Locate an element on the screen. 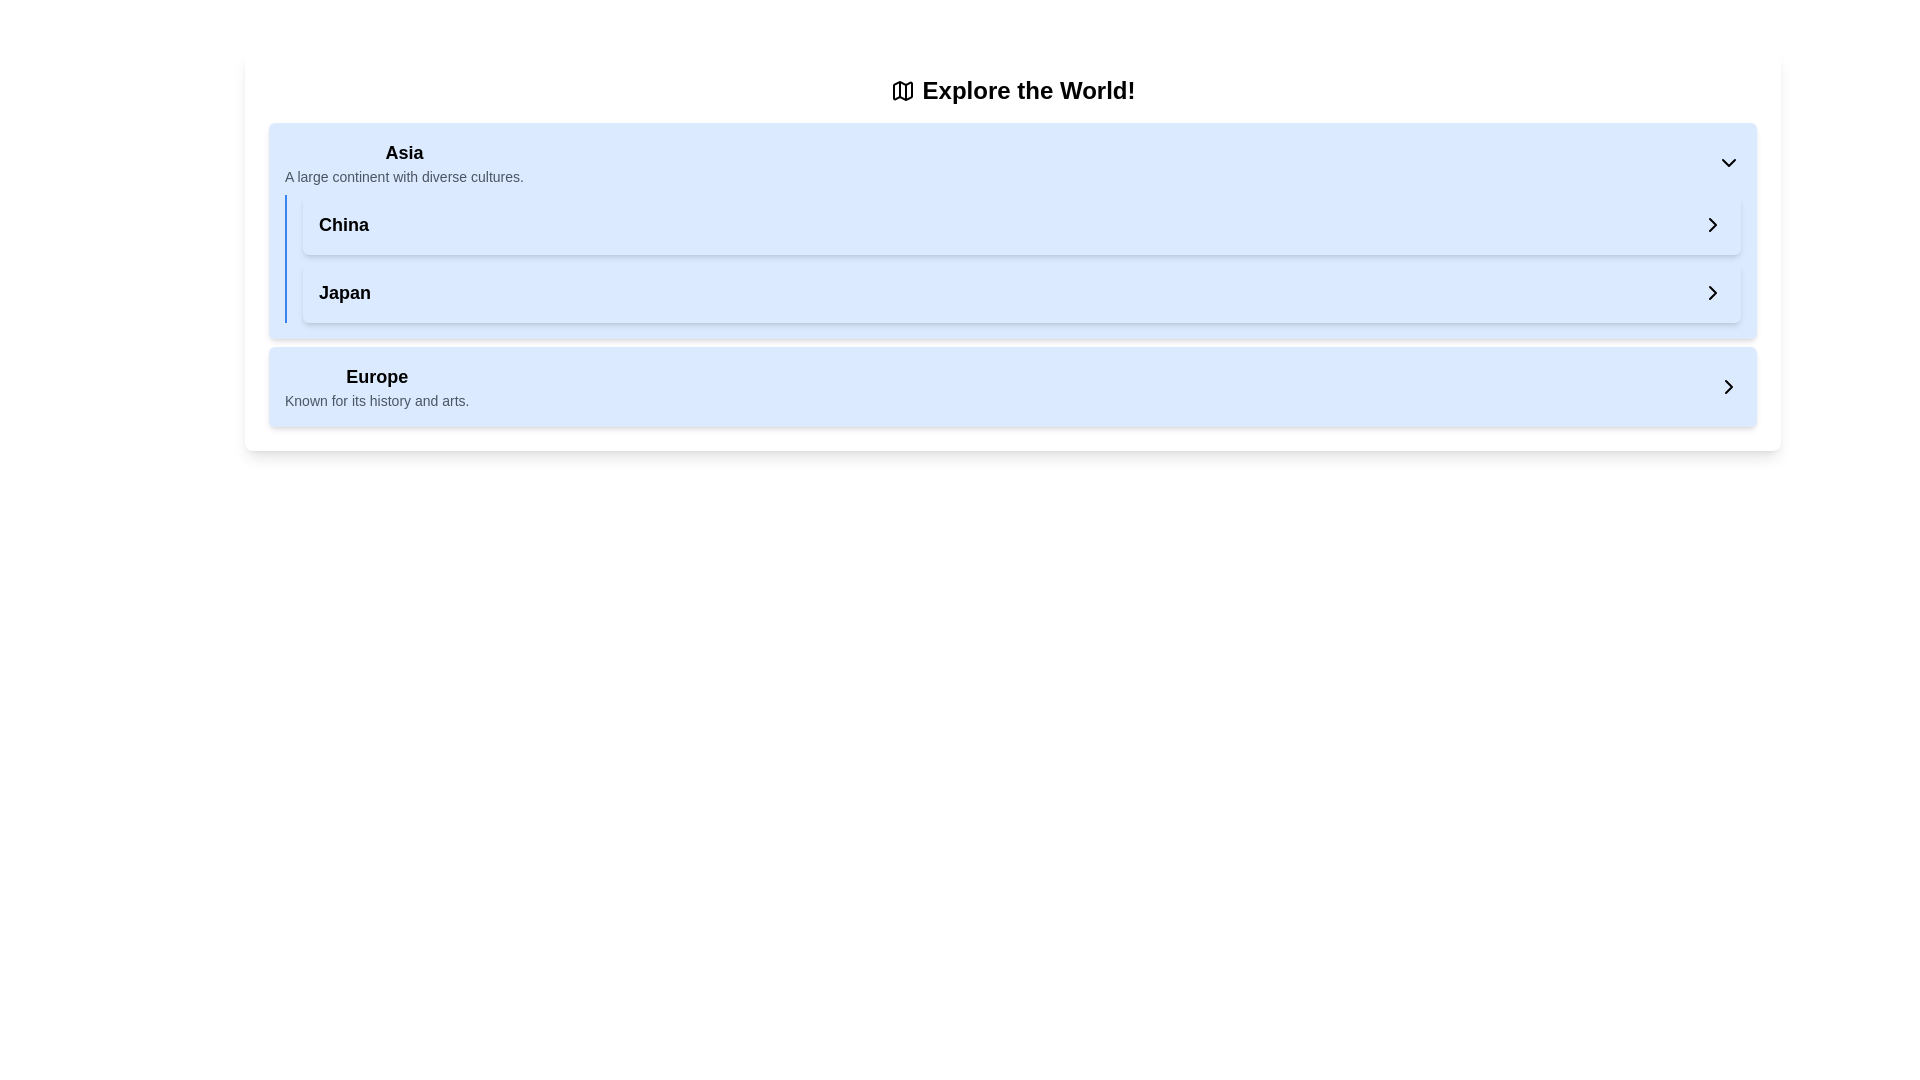 The width and height of the screenshot is (1920, 1080). descriptive text located beneath the 'Europe' heading, which provides additional information about the topic 'Europe' is located at coordinates (377, 401).